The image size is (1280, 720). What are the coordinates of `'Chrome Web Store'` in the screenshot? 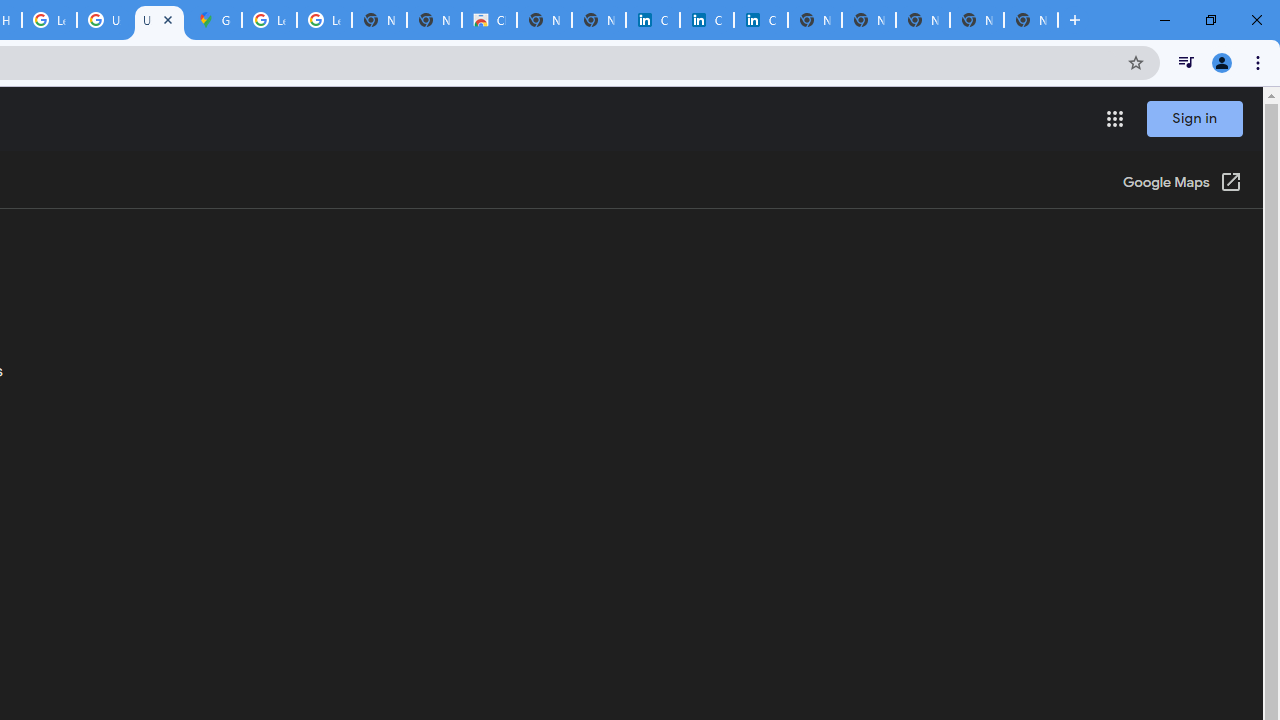 It's located at (489, 20).